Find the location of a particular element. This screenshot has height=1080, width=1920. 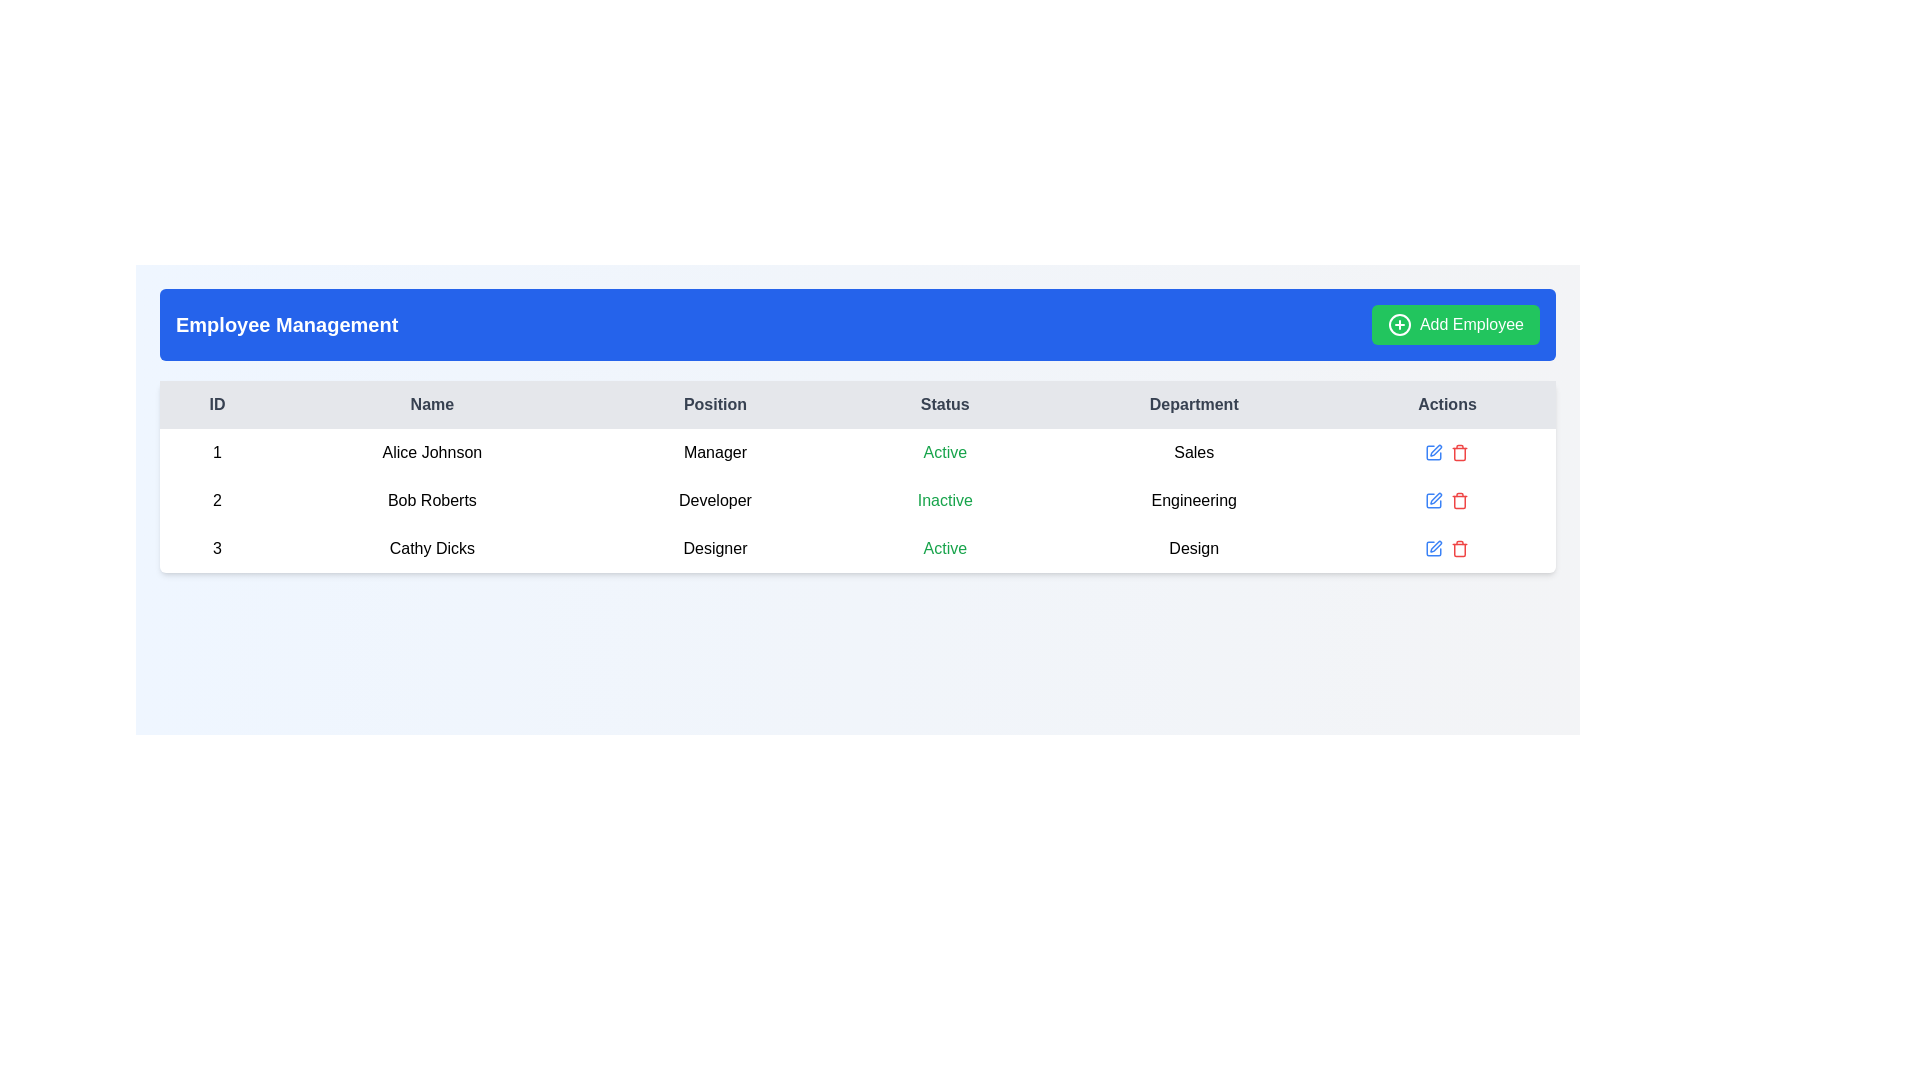

the text label displaying the job title 'Manager', which is located in the second row of the table under the 'Position' column is located at coordinates (715, 452).